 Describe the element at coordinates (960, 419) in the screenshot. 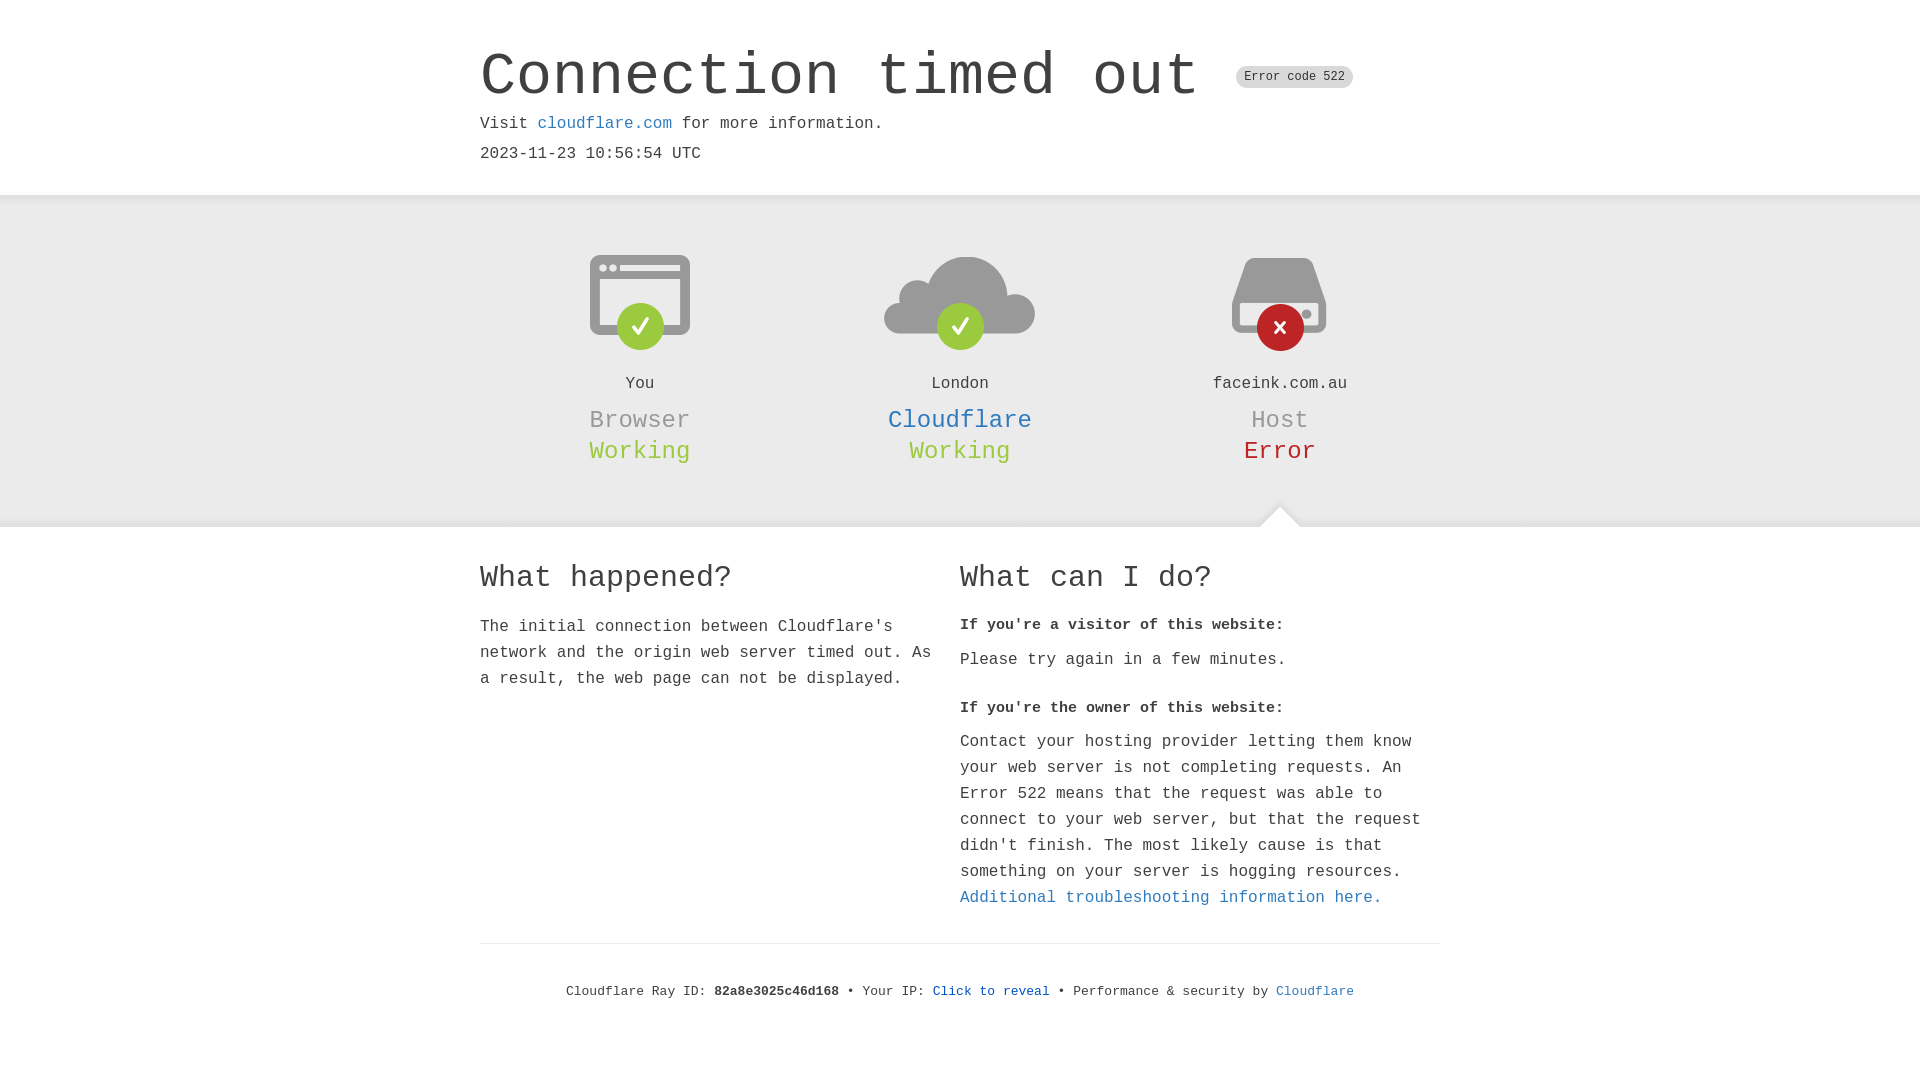

I see `'Cloudflare'` at that location.